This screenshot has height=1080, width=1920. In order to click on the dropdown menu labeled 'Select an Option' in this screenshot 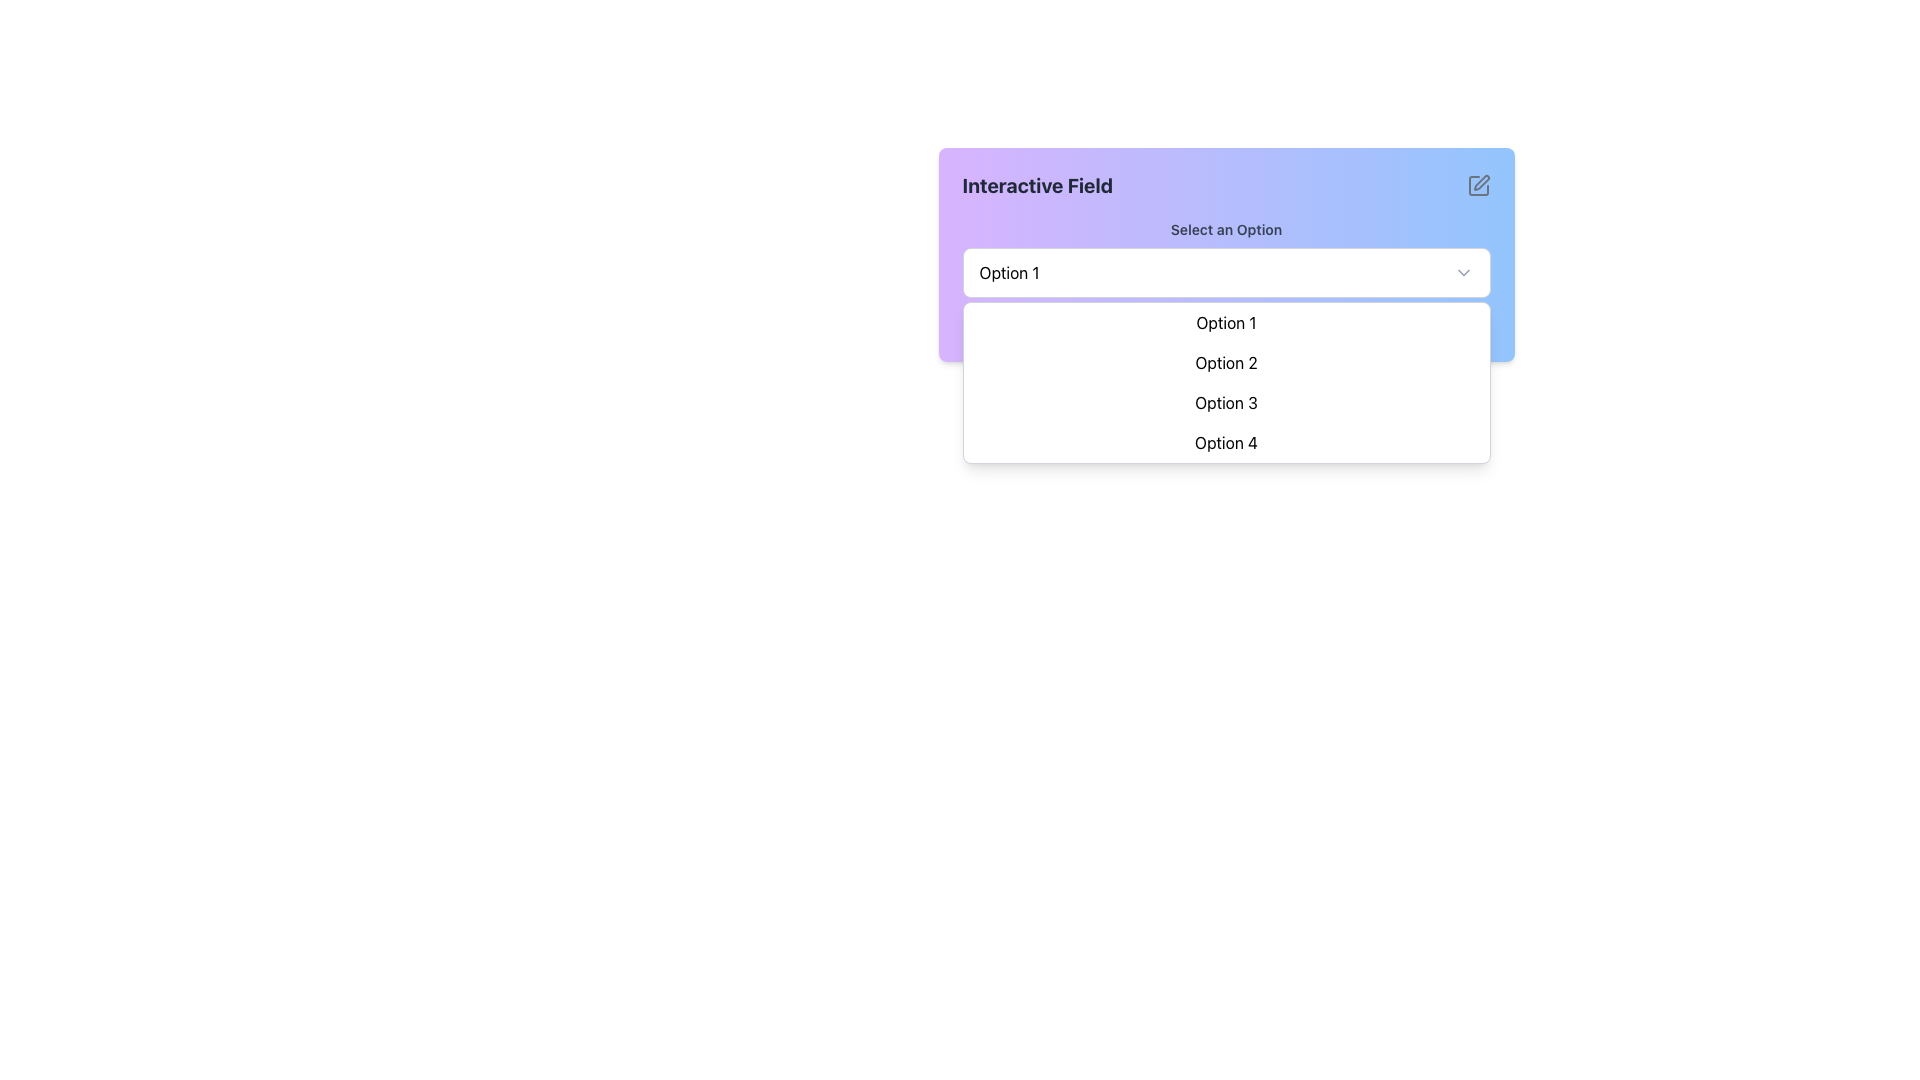, I will do `click(1225, 257)`.